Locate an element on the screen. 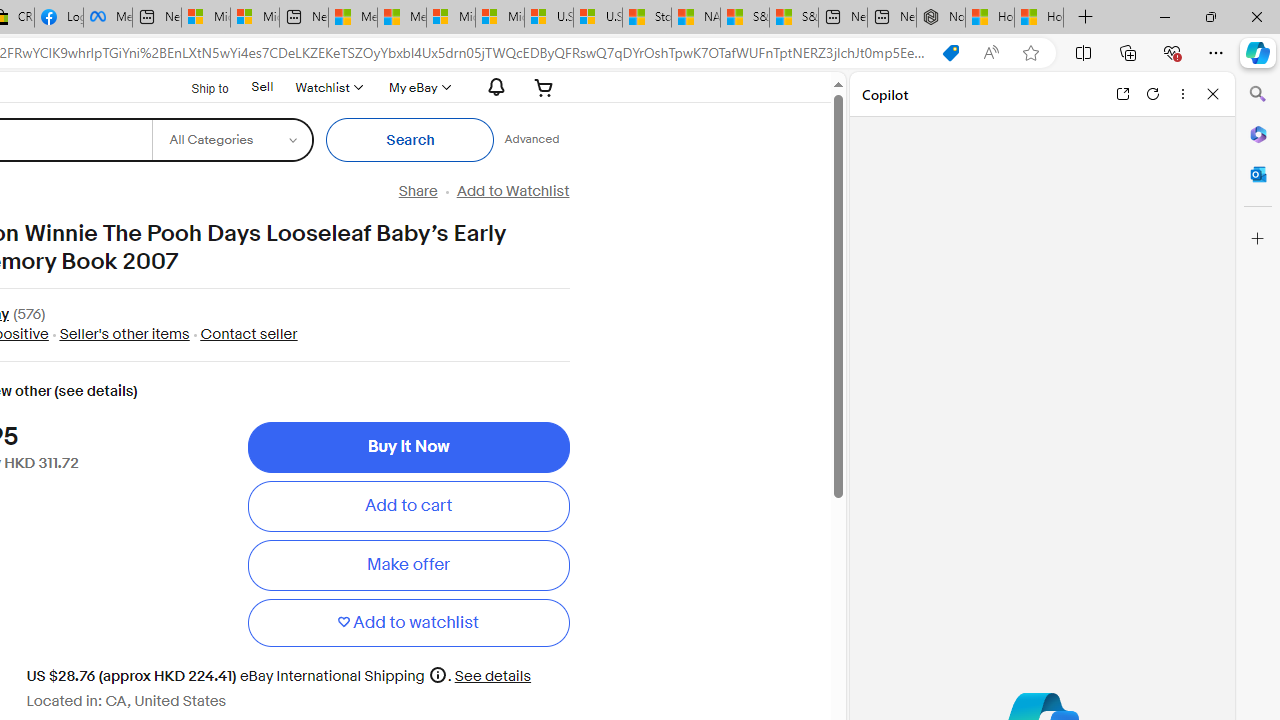 This screenshot has height=720, width=1280. '  Contact seller' is located at coordinates (242, 333).